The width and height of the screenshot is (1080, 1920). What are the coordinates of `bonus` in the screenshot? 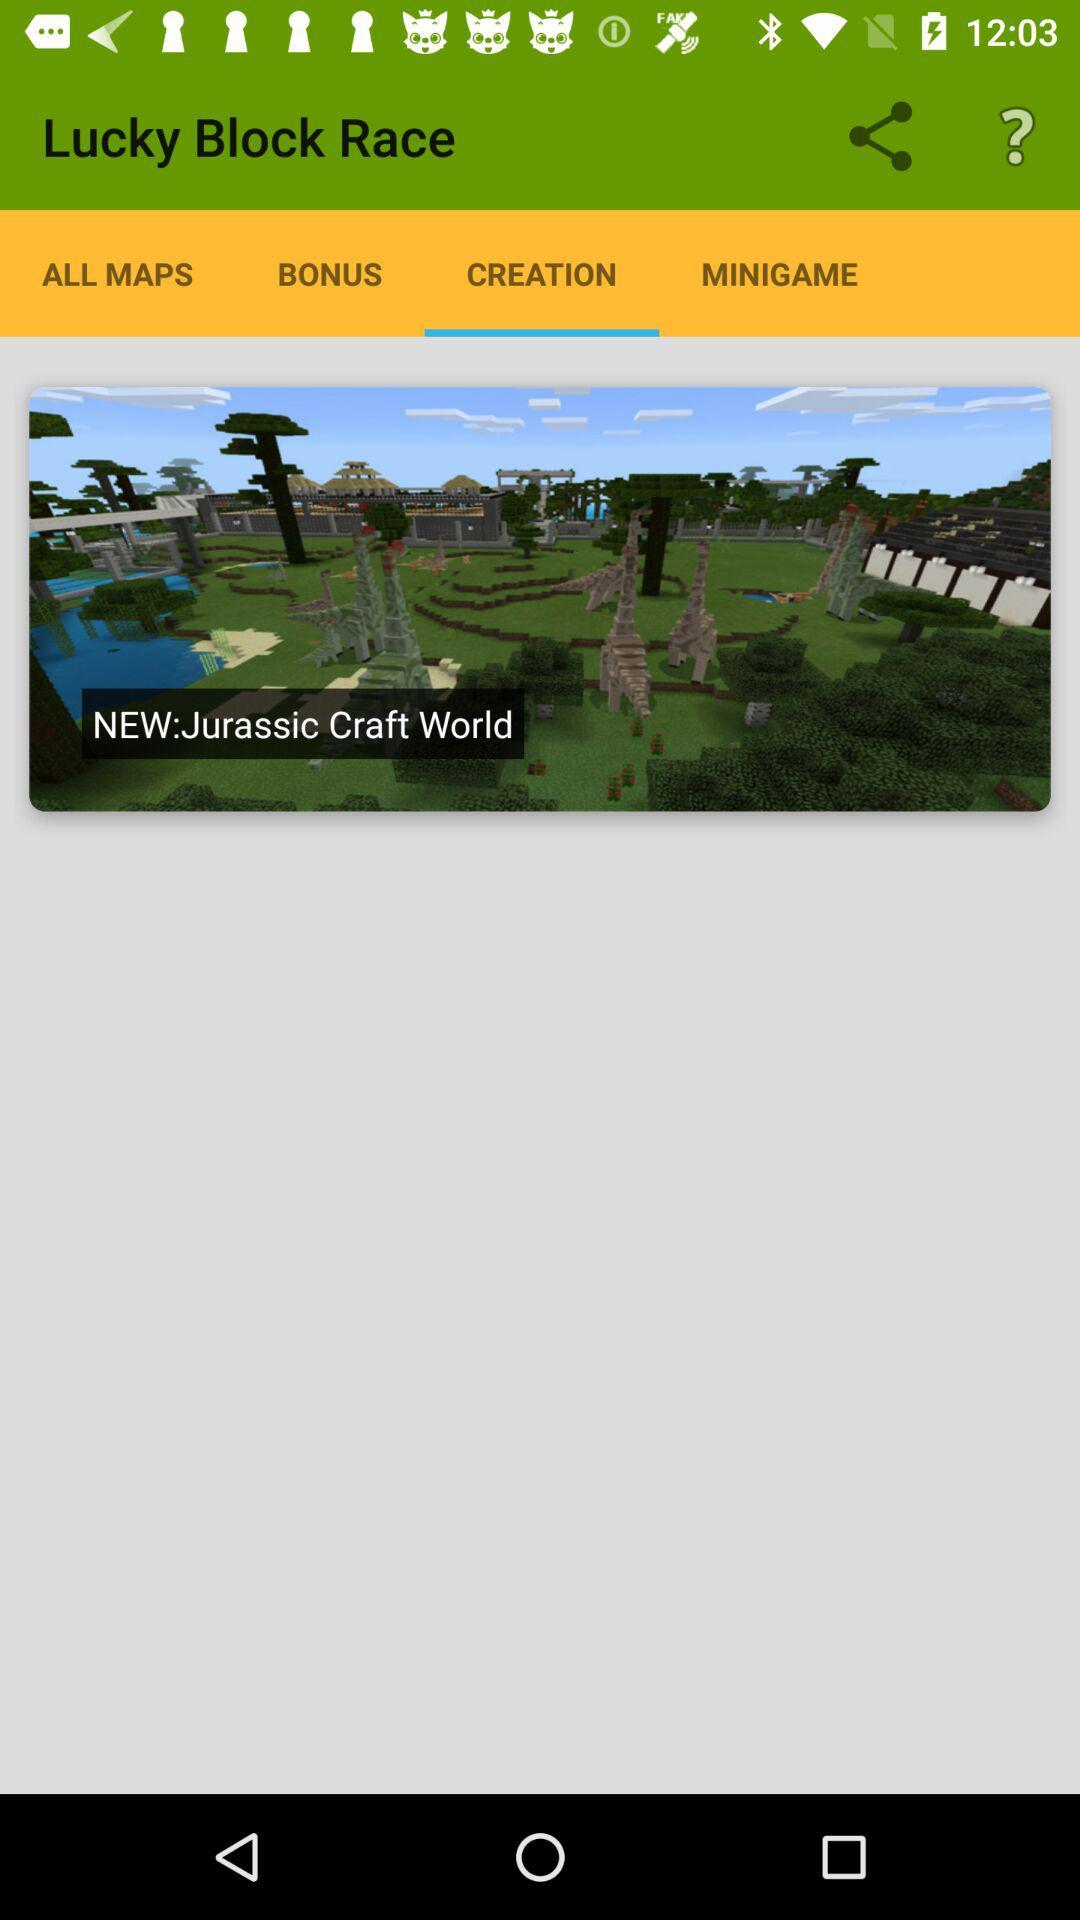 It's located at (329, 272).